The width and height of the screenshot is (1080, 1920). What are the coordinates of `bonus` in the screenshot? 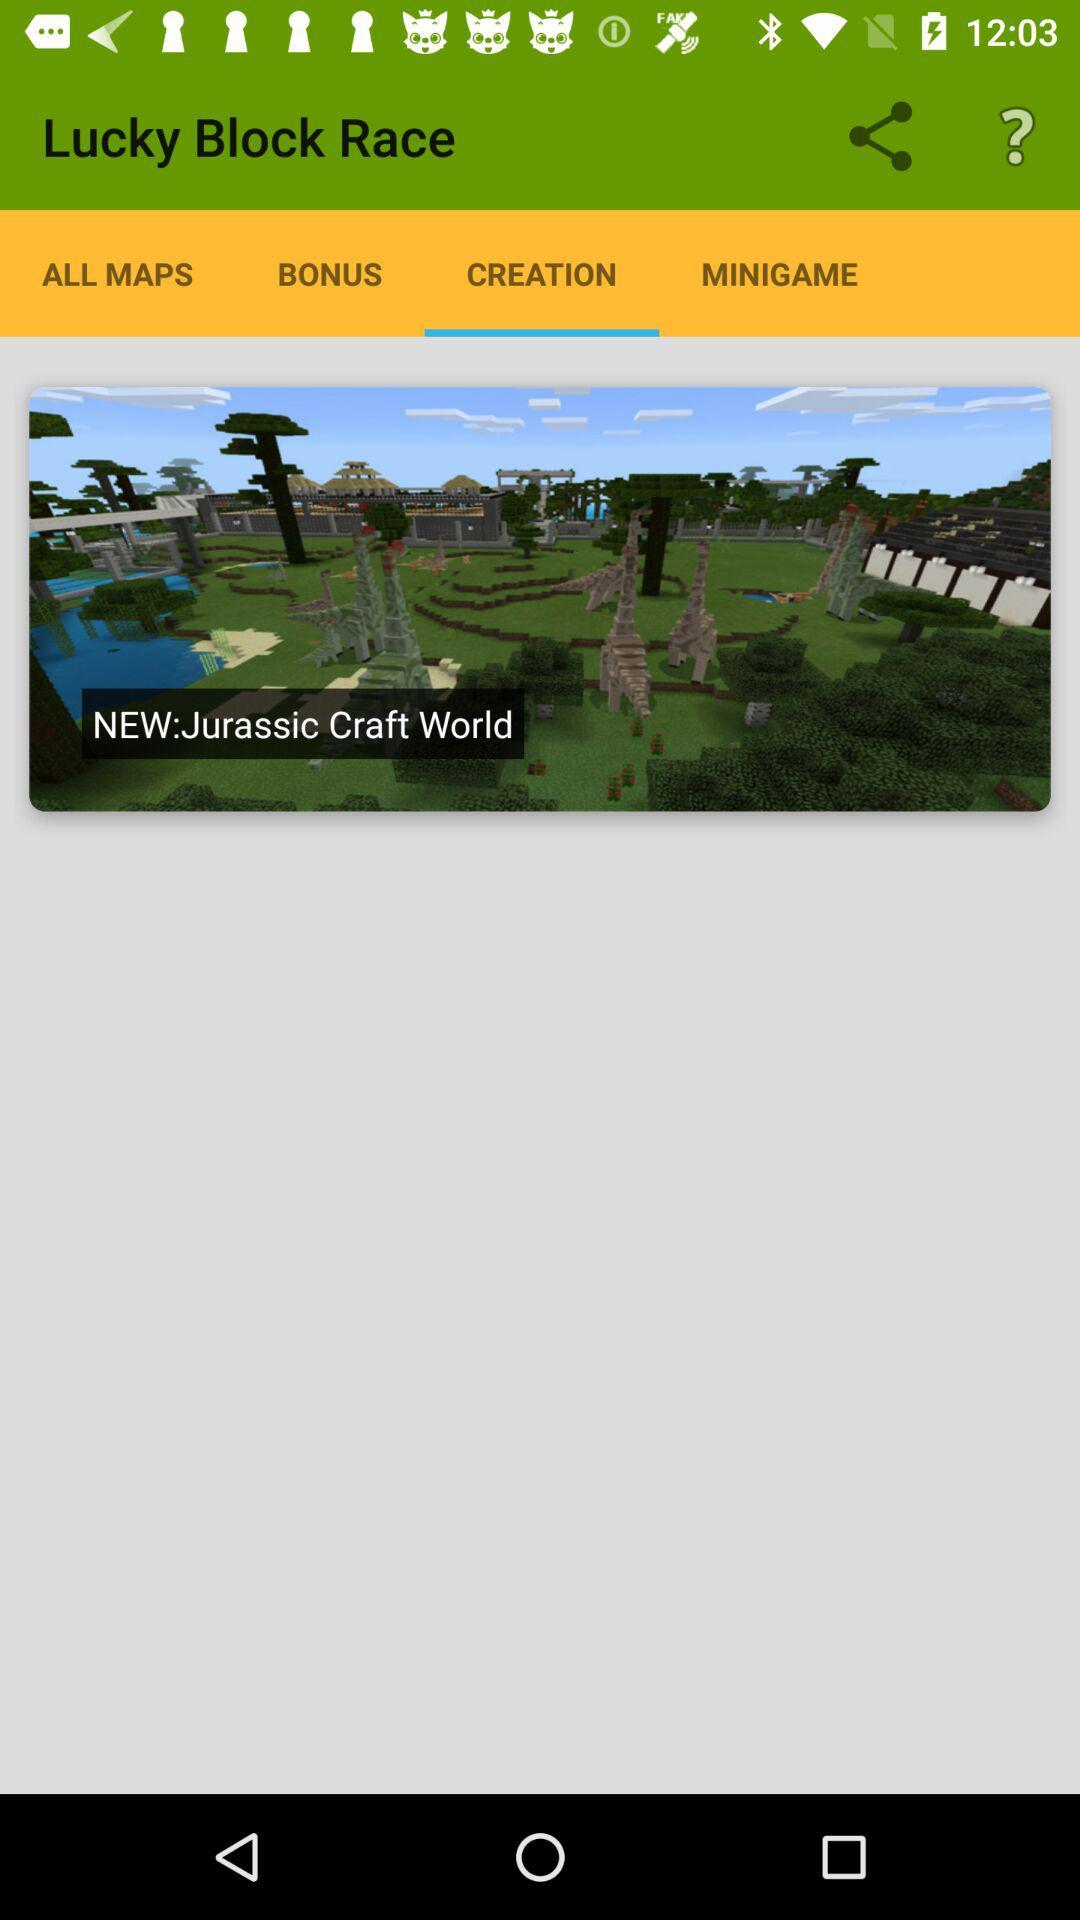 It's located at (329, 272).